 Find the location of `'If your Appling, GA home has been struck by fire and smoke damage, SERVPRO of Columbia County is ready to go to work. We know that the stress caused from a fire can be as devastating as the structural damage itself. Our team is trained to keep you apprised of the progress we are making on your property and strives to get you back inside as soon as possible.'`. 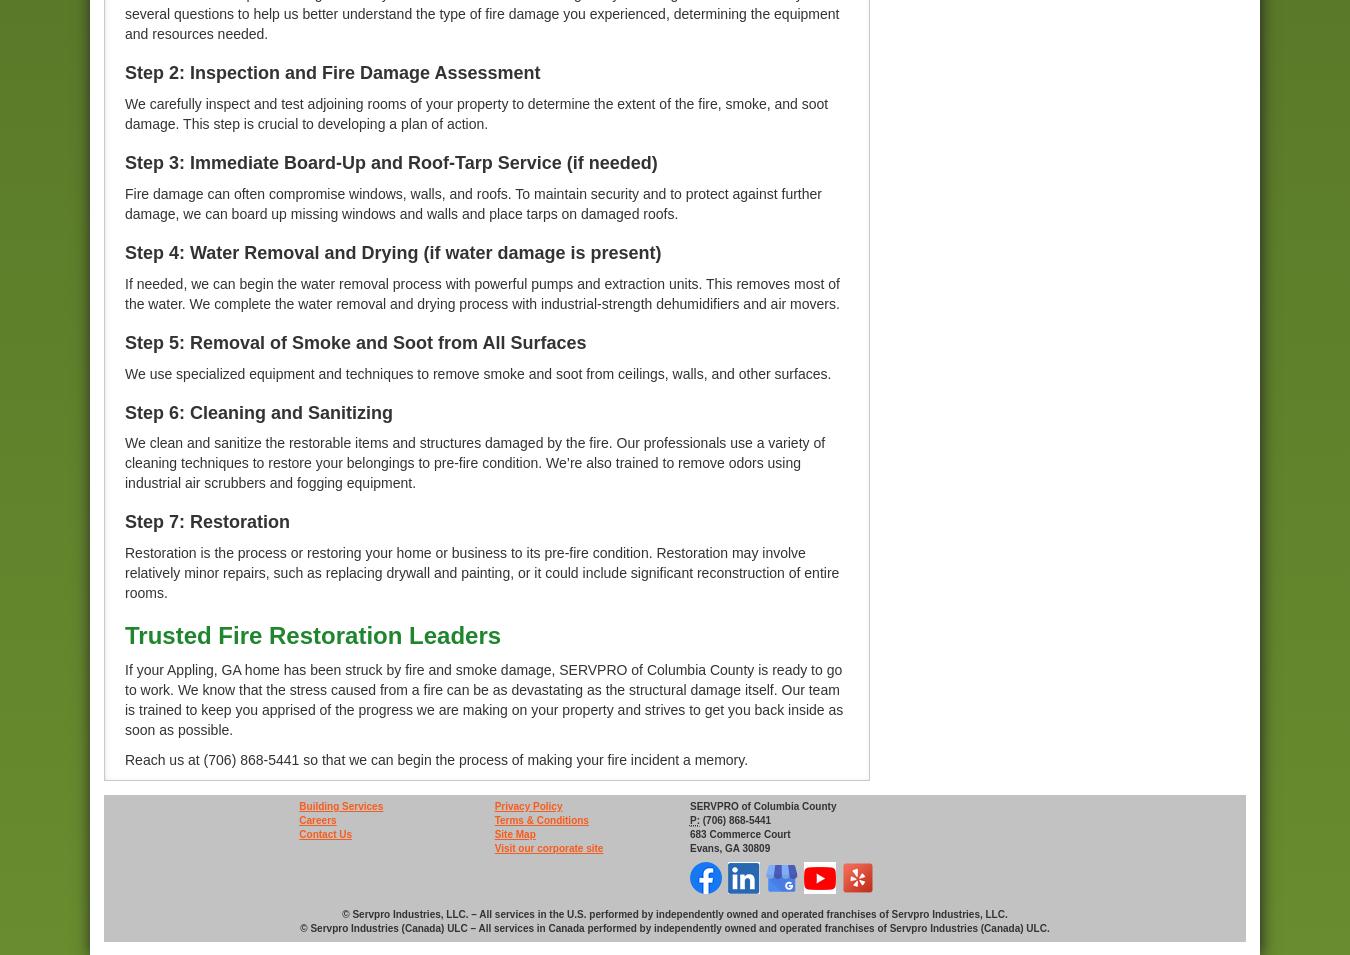

'If your Appling, GA home has been struck by fire and smoke damage, SERVPRO of Columbia County is ready to go to work. We know that the stress caused from a fire can be as devastating as the structural damage itself. Our team is trained to keep you apprised of the progress we are making on your property and strives to get you back inside as soon as possible.' is located at coordinates (482, 697).